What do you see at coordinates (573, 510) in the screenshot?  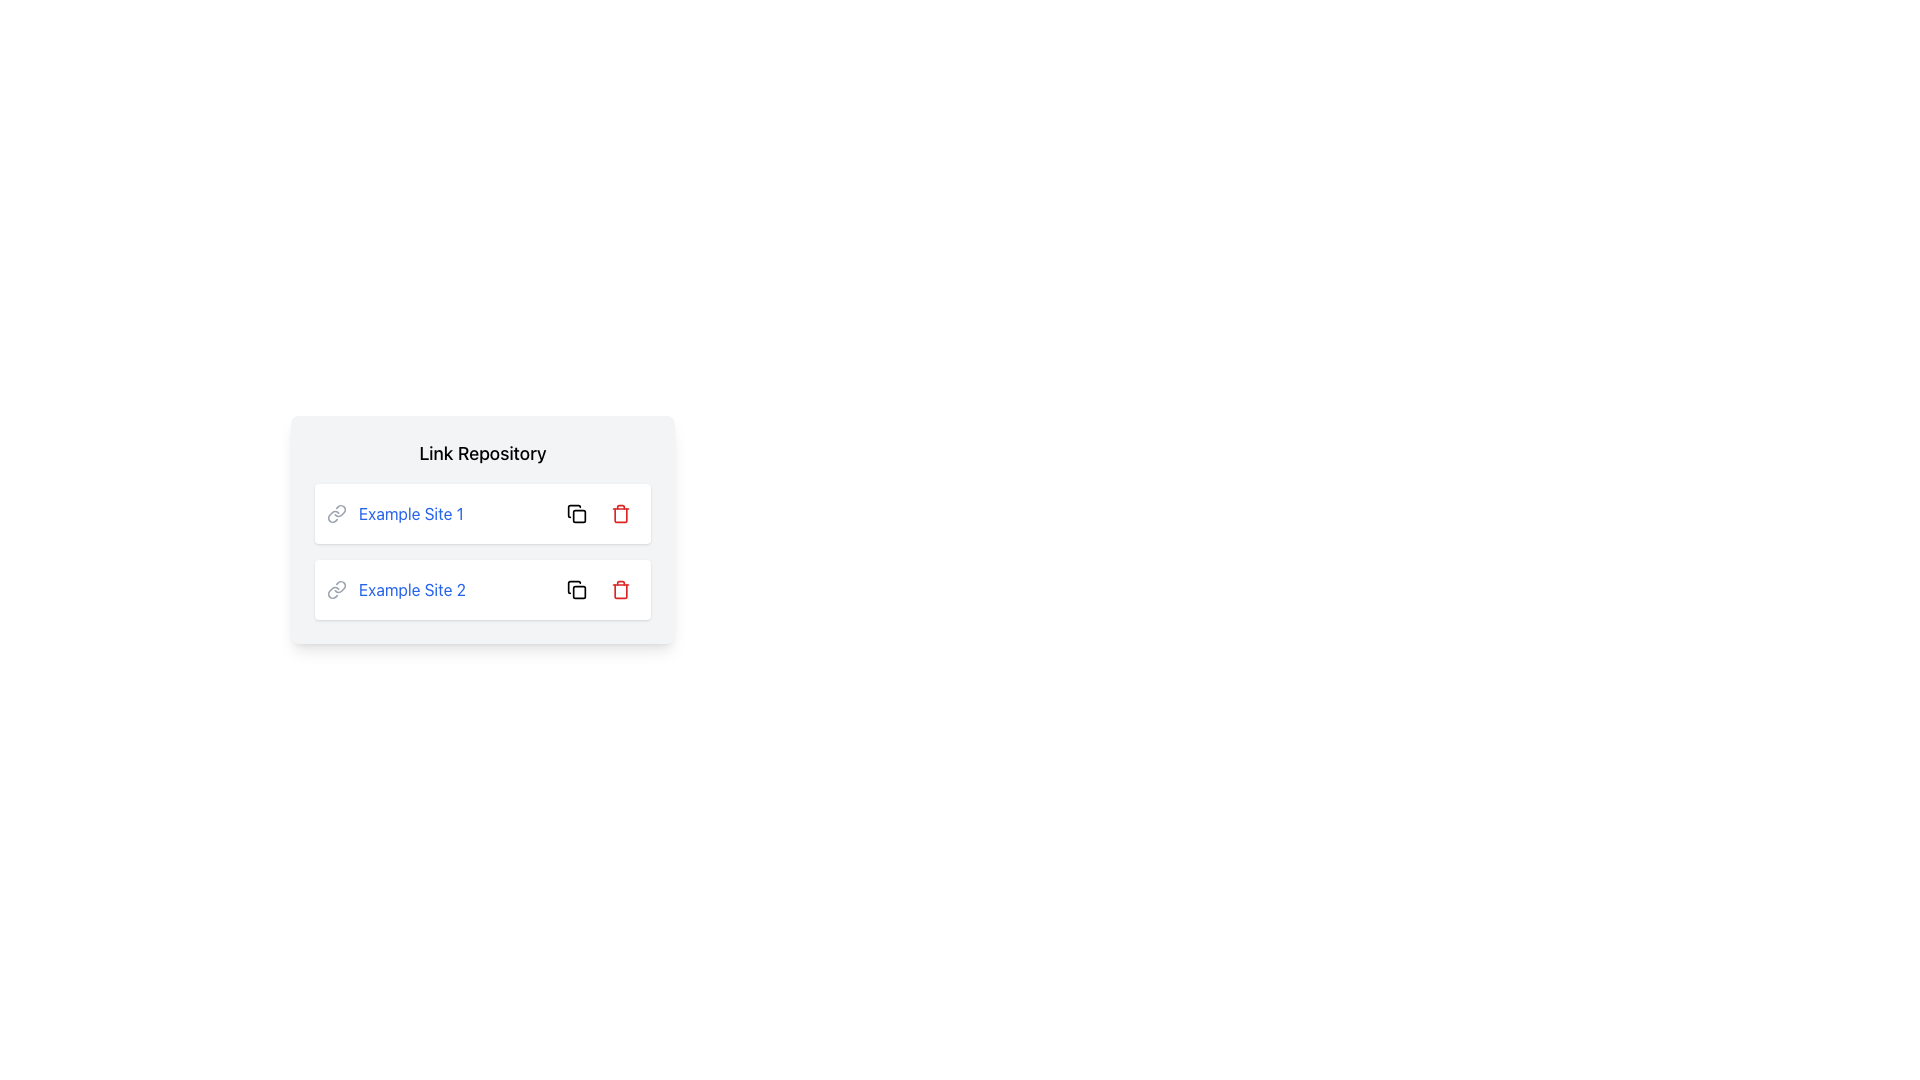 I see `the copy functionality icon located to the right of the 'Example Site 1' text in the 'Link Repository' component` at bounding box center [573, 510].